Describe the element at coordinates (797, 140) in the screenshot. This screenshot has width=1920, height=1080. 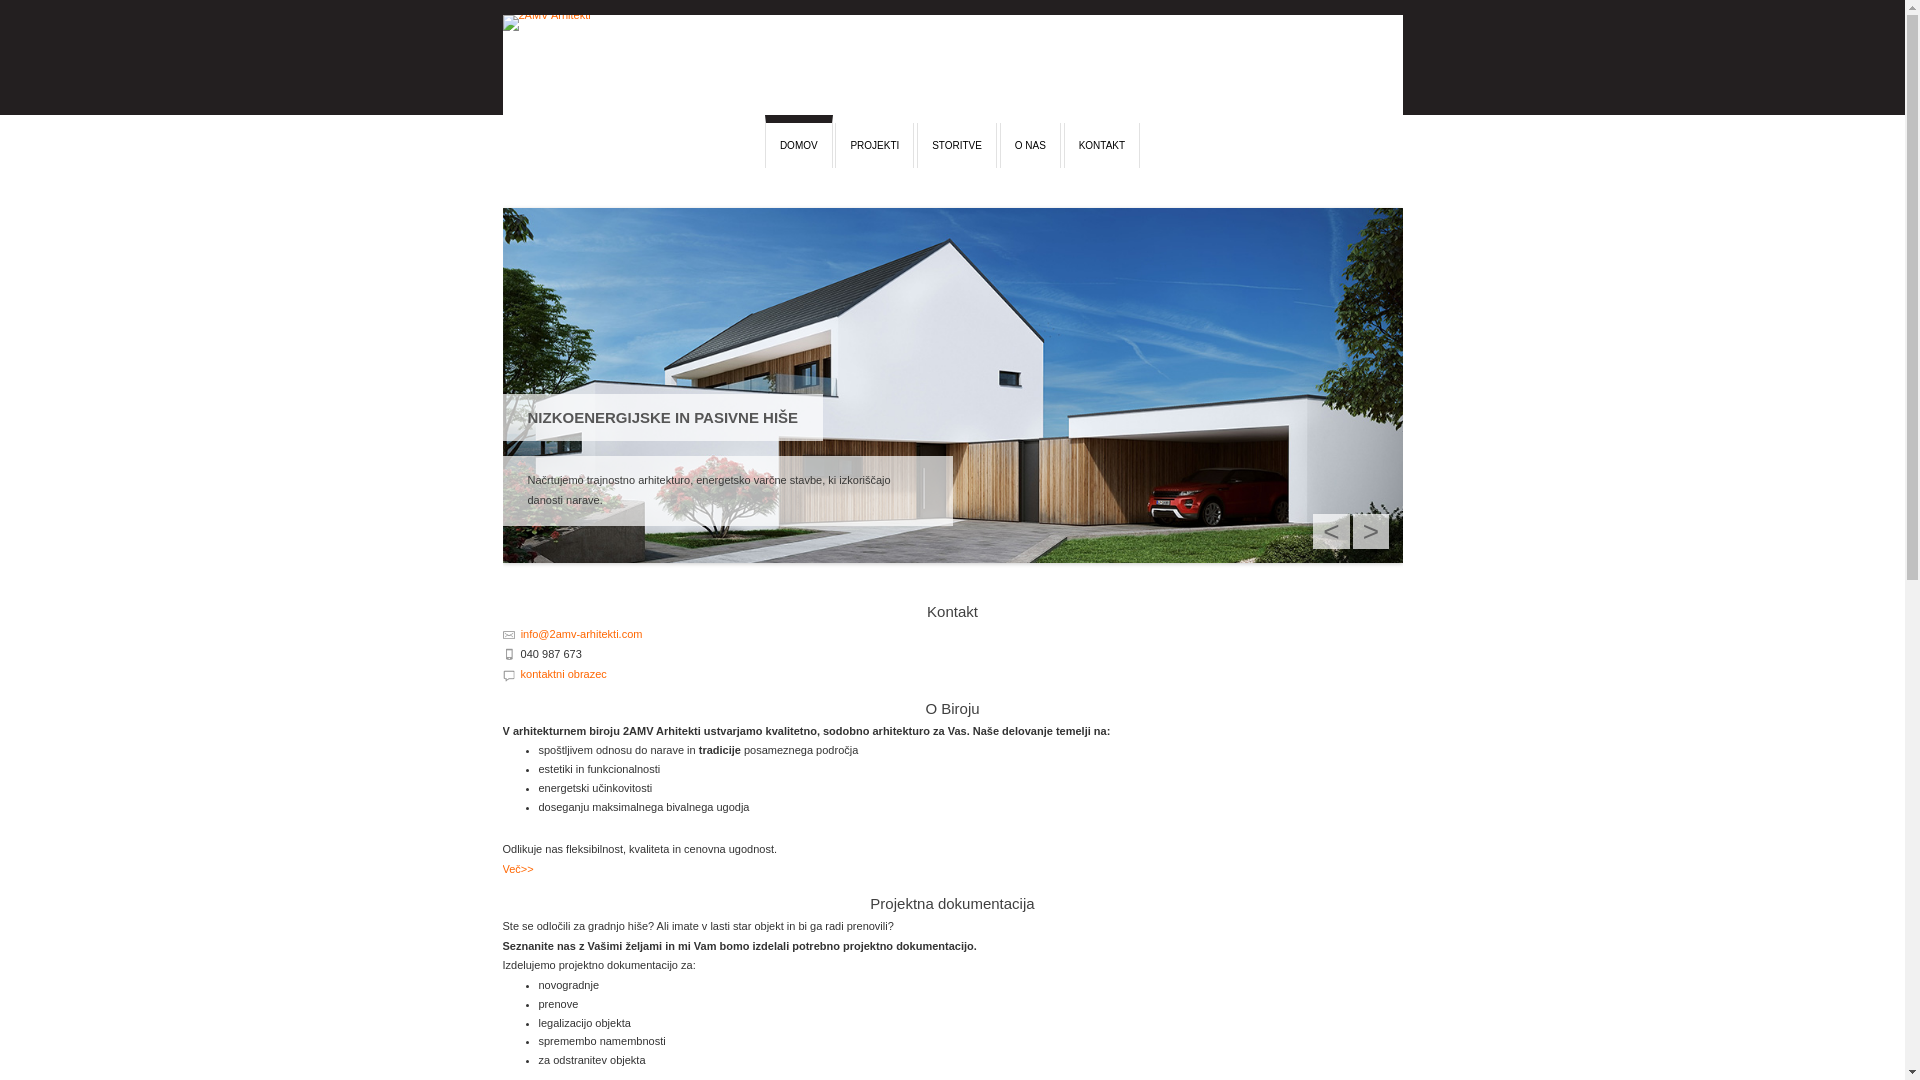
I see `'DOMOV'` at that location.